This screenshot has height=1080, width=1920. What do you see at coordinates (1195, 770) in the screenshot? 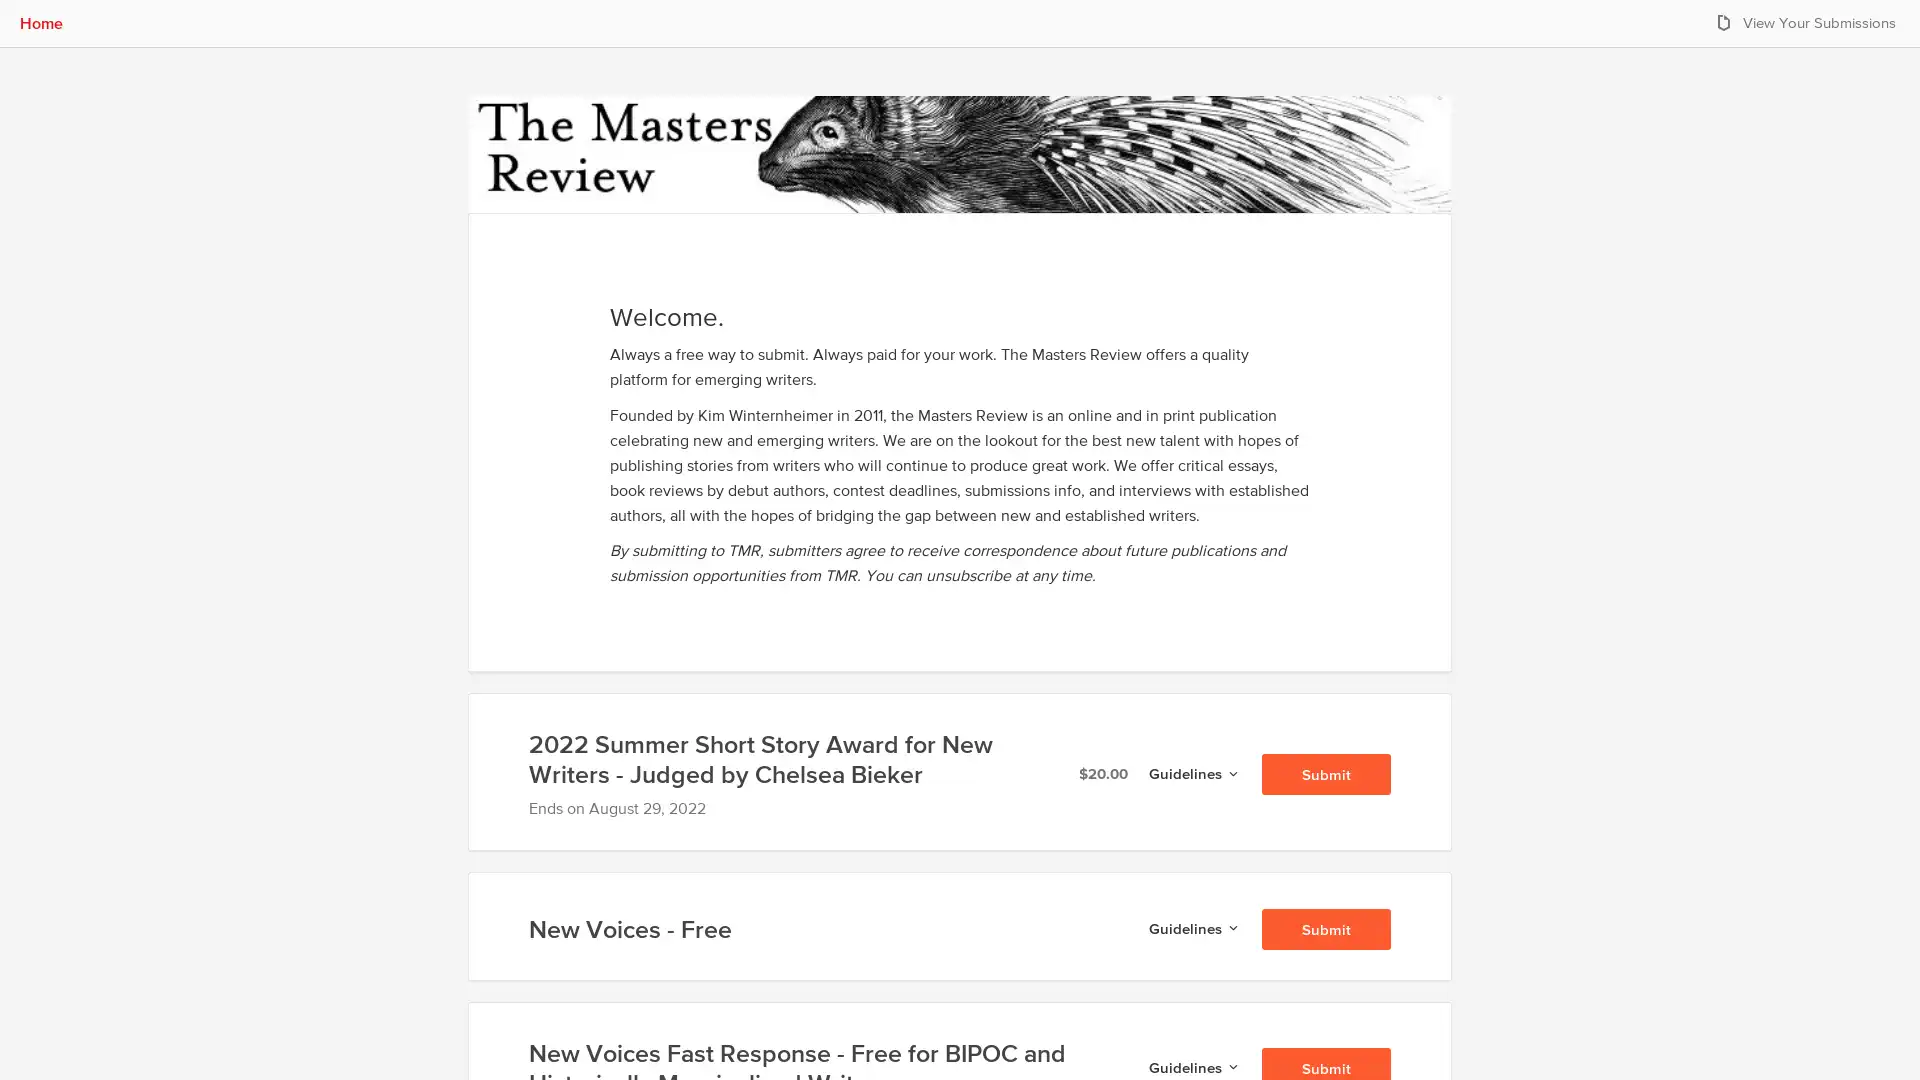
I see `Guidelines for 2022 Summer Short Story Award for New Writers - Judged by Chelsea Bieker` at bounding box center [1195, 770].